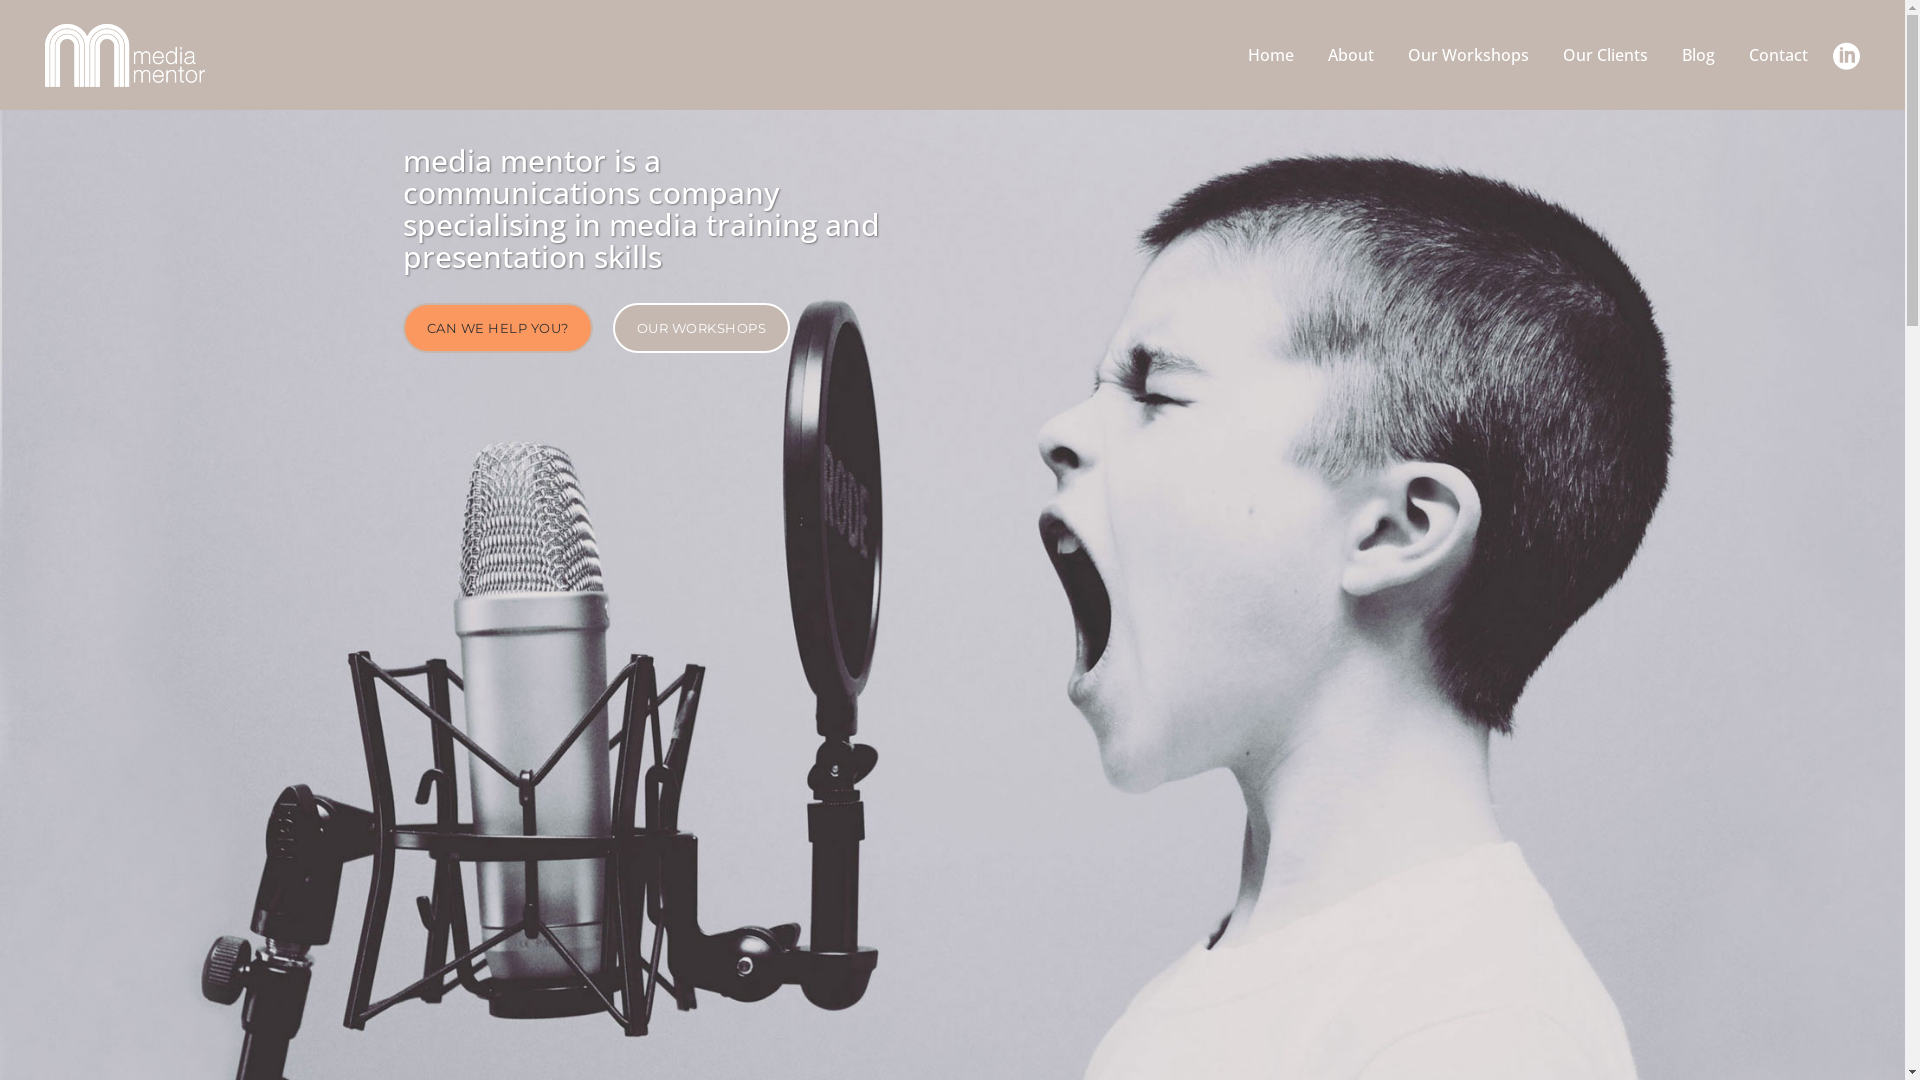 The width and height of the screenshot is (1920, 1080). What do you see at coordinates (1270, 53) in the screenshot?
I see `'Home'` at bounding box center [1270, 53].